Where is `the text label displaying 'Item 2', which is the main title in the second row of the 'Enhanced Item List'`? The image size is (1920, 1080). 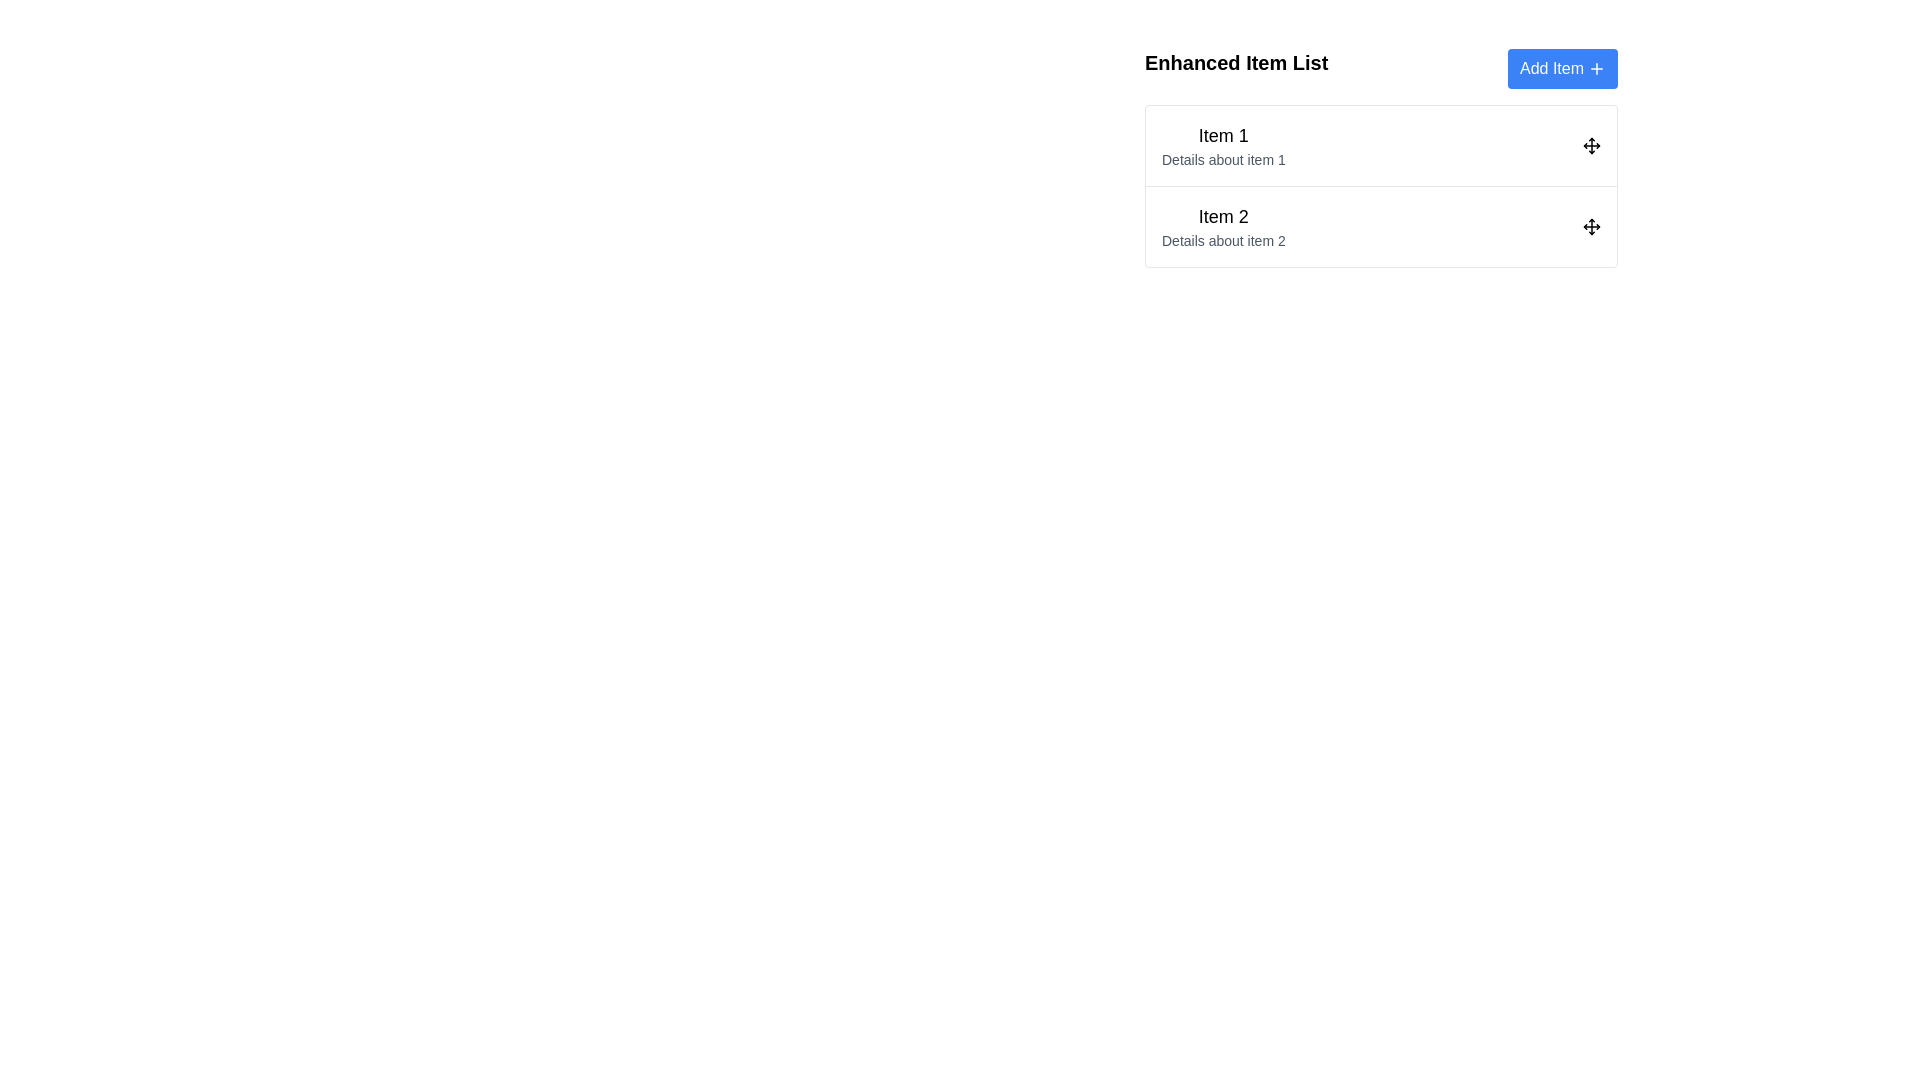 the text label displaying 'Item 2', which is the main title in the second row of the 'Enhanced Item List' is located at coordinates (1222, 216).